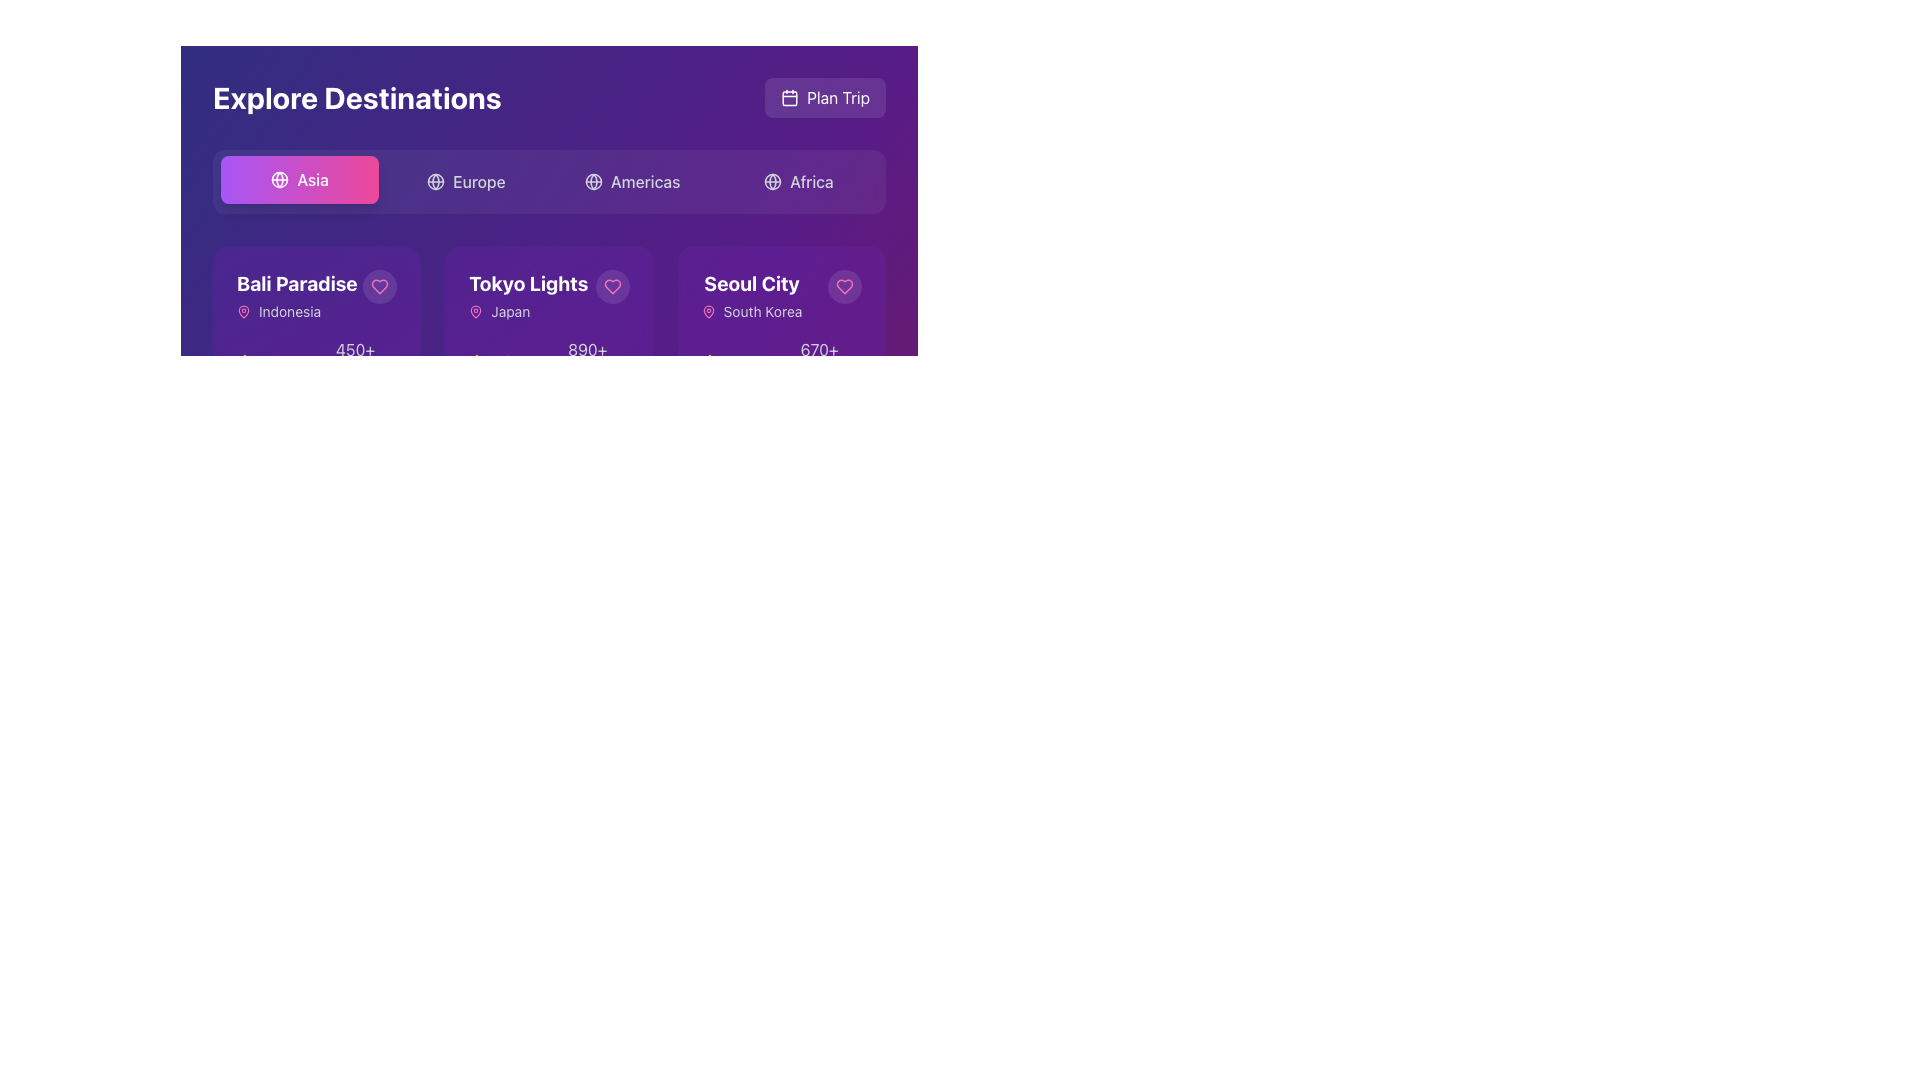 The image size is (1920, 1080). Describe the element at coordinates (279, 180) in the screenshot. I see `the outermost circular component of the SVG globe icon located between the 'Asia' and 'Europe' tab labels` at that location.